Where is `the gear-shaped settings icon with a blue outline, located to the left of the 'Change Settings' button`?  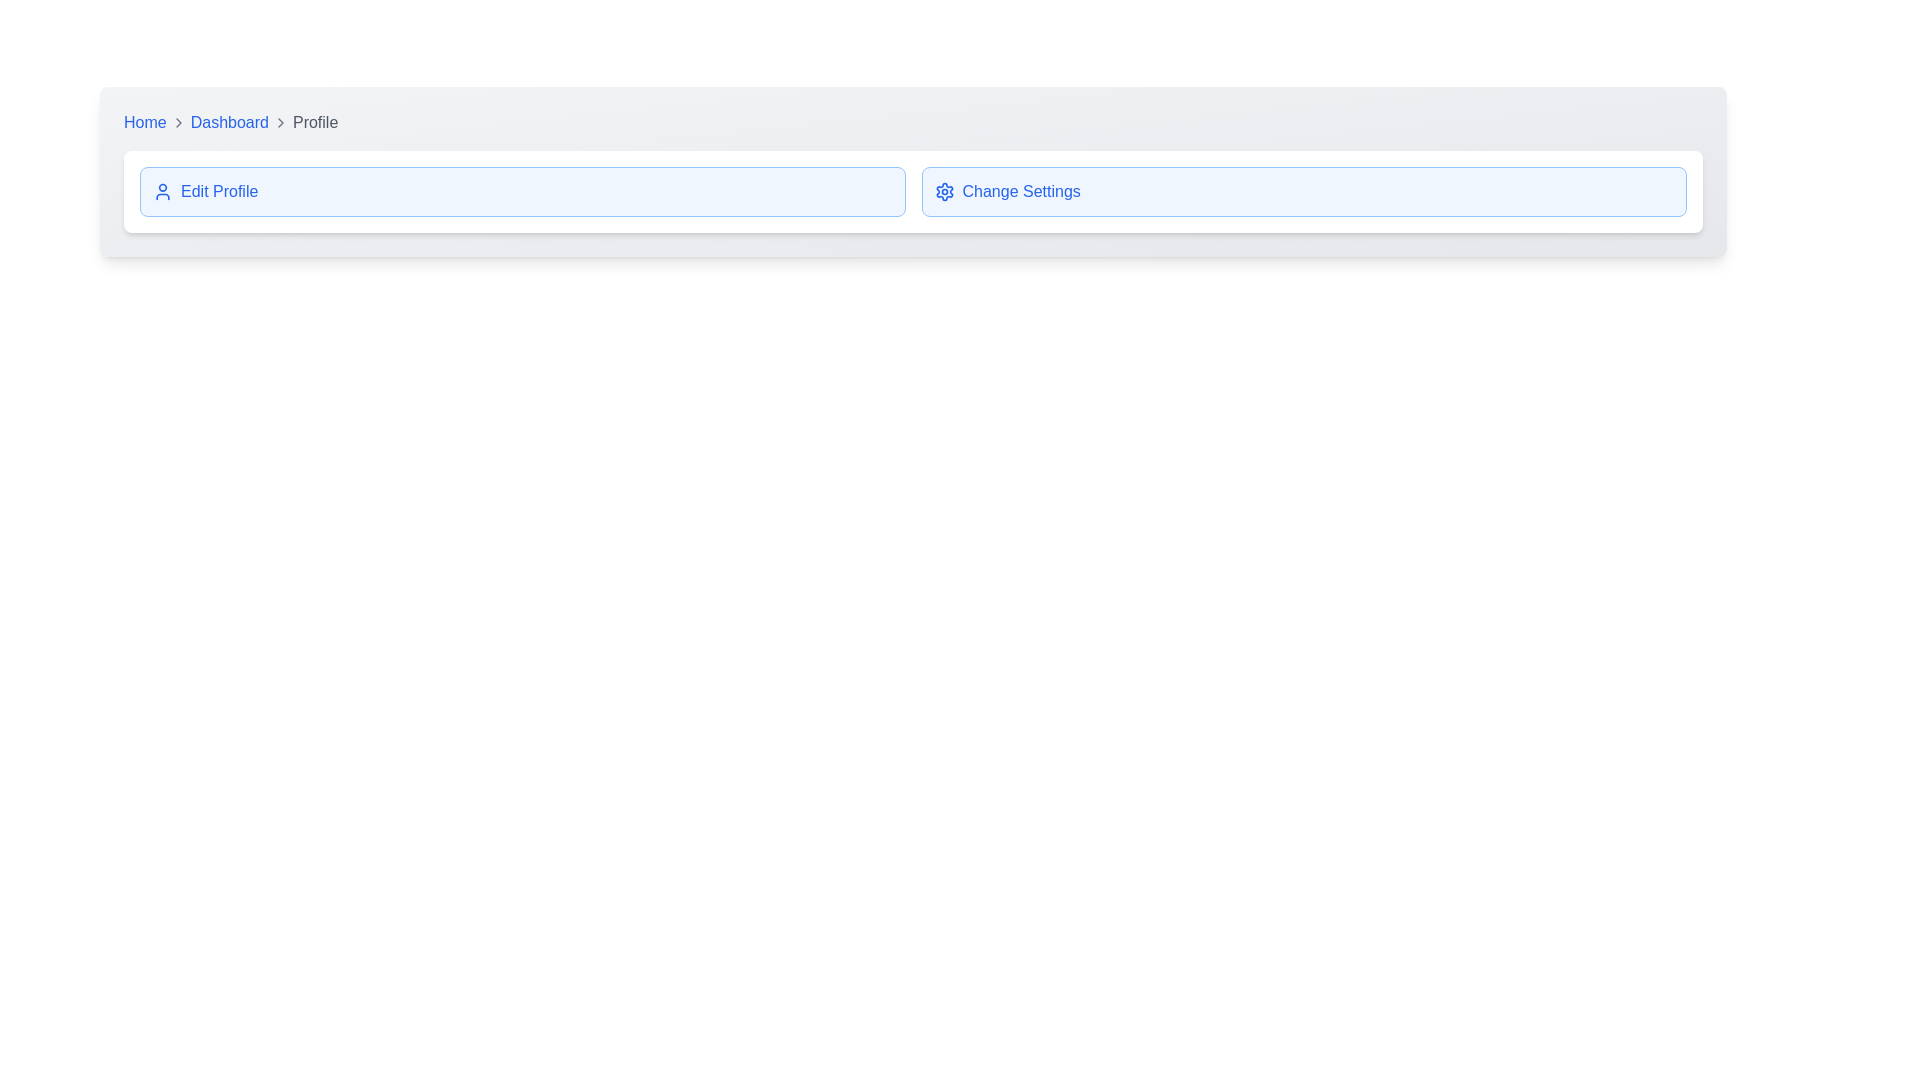 the gear-shaped settings icon with a blue outline, located to the left of the 'Change Settings' button is located at coordinates (943, 192).